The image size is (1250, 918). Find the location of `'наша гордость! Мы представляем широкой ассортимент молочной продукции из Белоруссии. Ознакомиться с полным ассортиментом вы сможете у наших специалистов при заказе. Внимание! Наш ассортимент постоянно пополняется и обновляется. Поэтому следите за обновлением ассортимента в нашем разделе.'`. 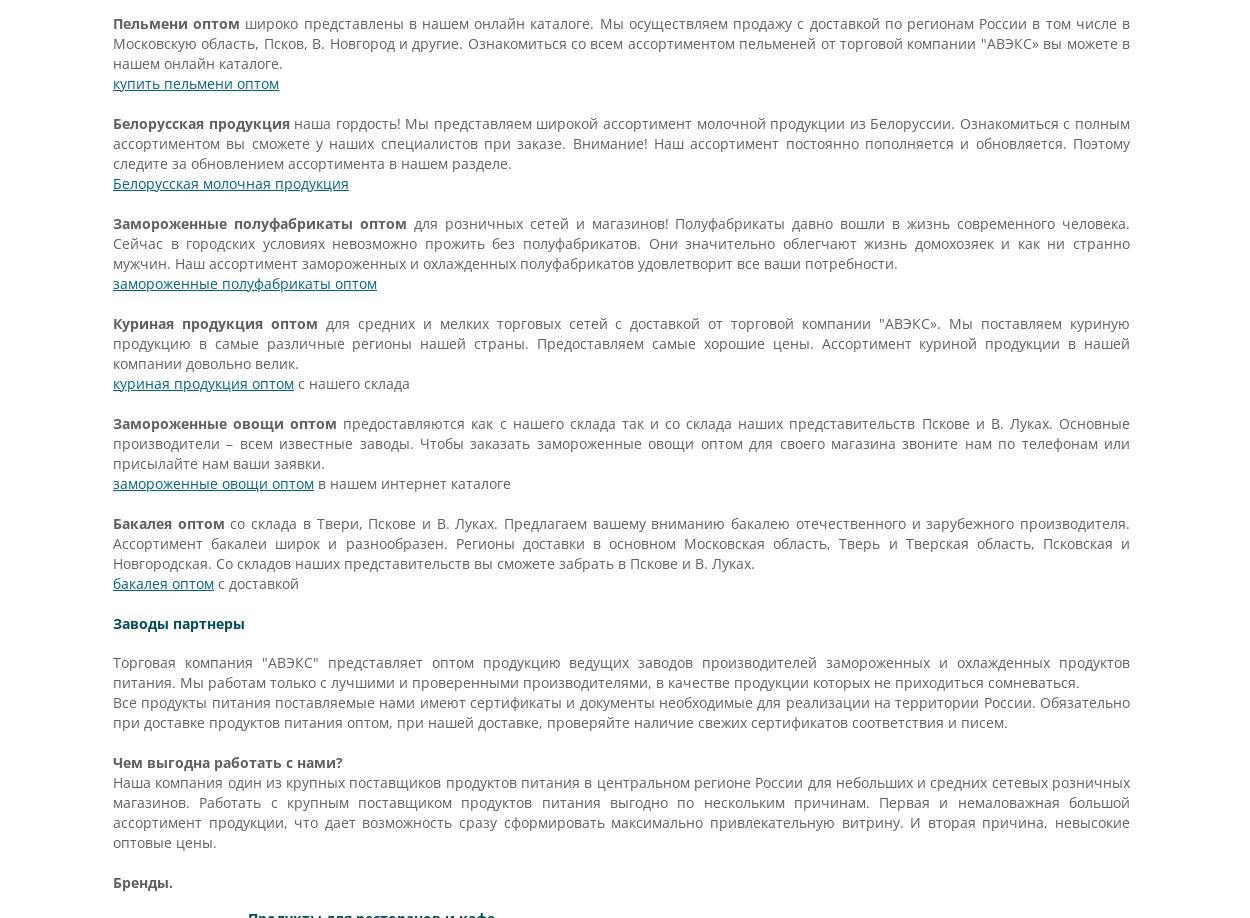

'наша гордость! Мы представляем широкой ассортимент молочной продукции из Белоруссии. Ознакомиться с полным ассортиментом вы сможете у наших специалистов при заказе. Внимание! Наш ассортимент постоянно пополняется и обновляется. Поэтому следите за обновлением ассортимента в нашем разделе.' is located at coordinates (111, 142).